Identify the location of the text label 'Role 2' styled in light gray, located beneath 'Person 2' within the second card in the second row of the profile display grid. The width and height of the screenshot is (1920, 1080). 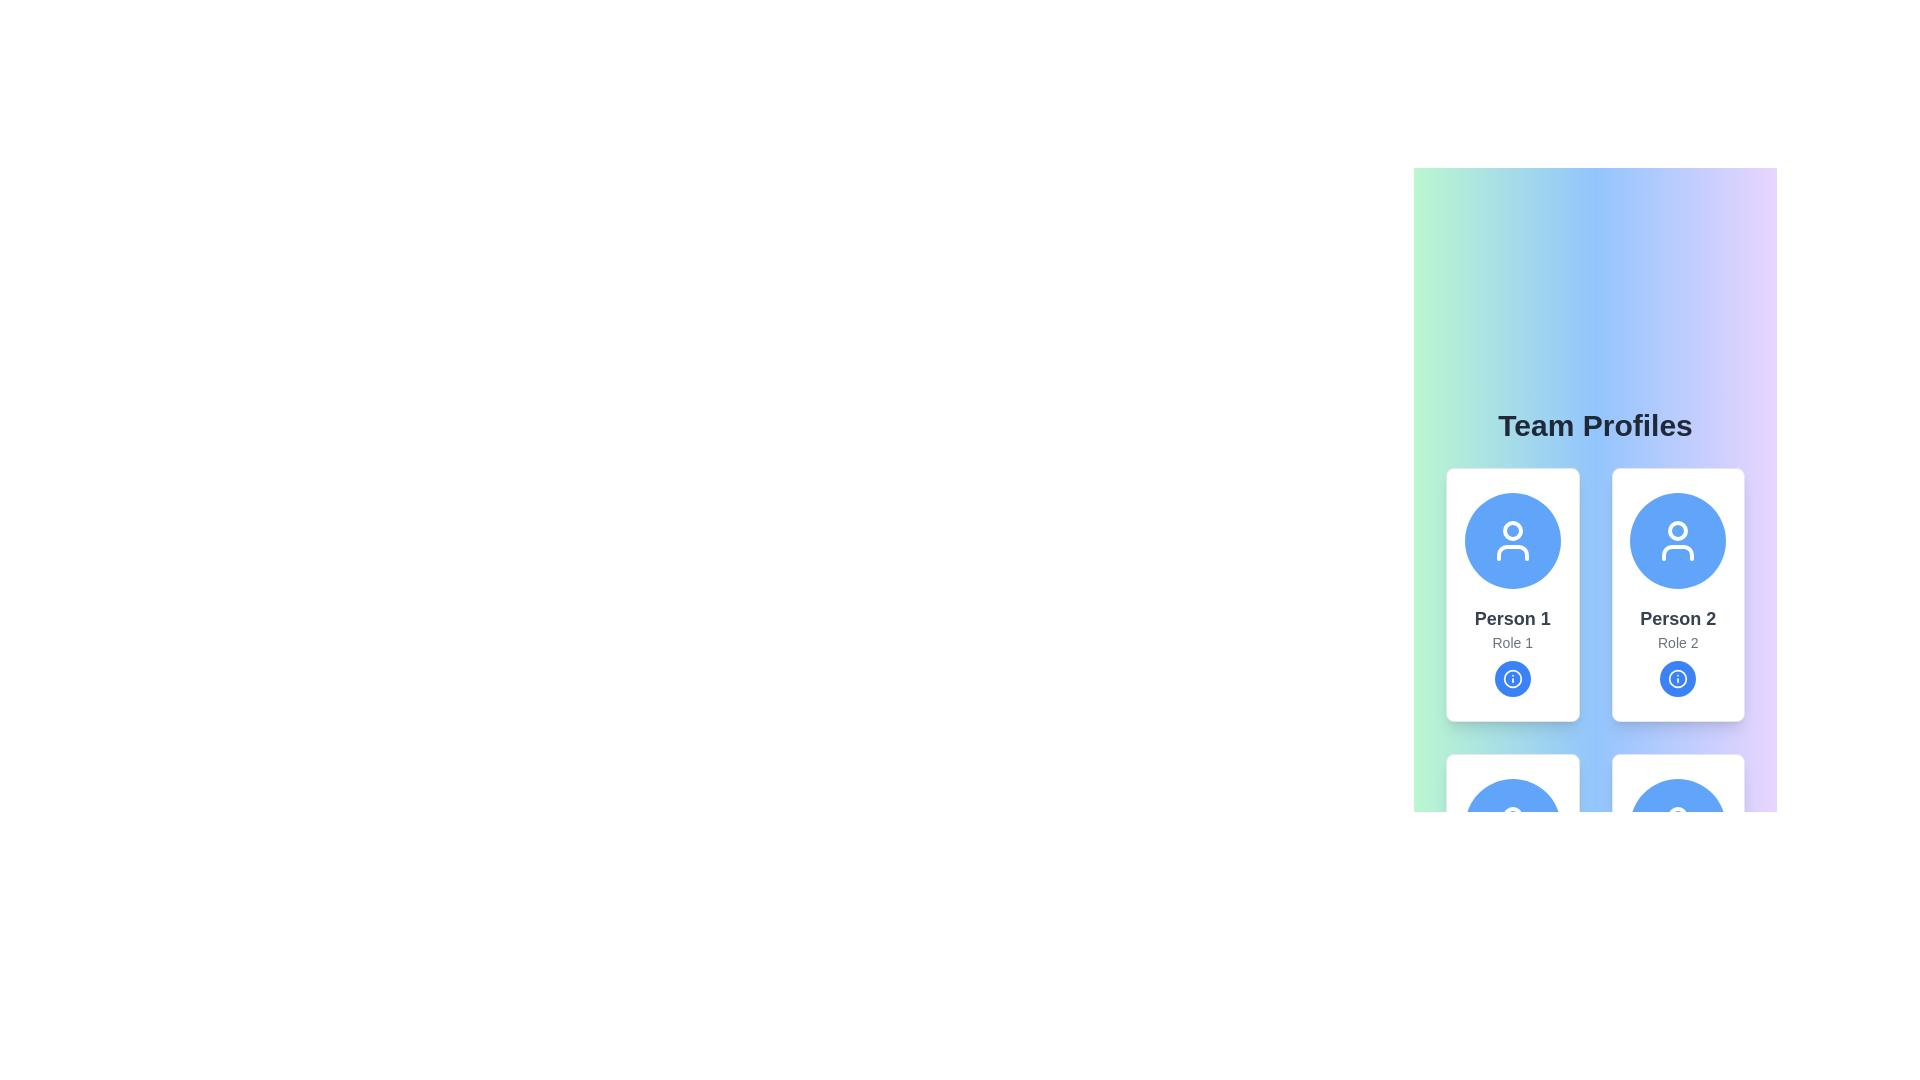
(1678, 643).